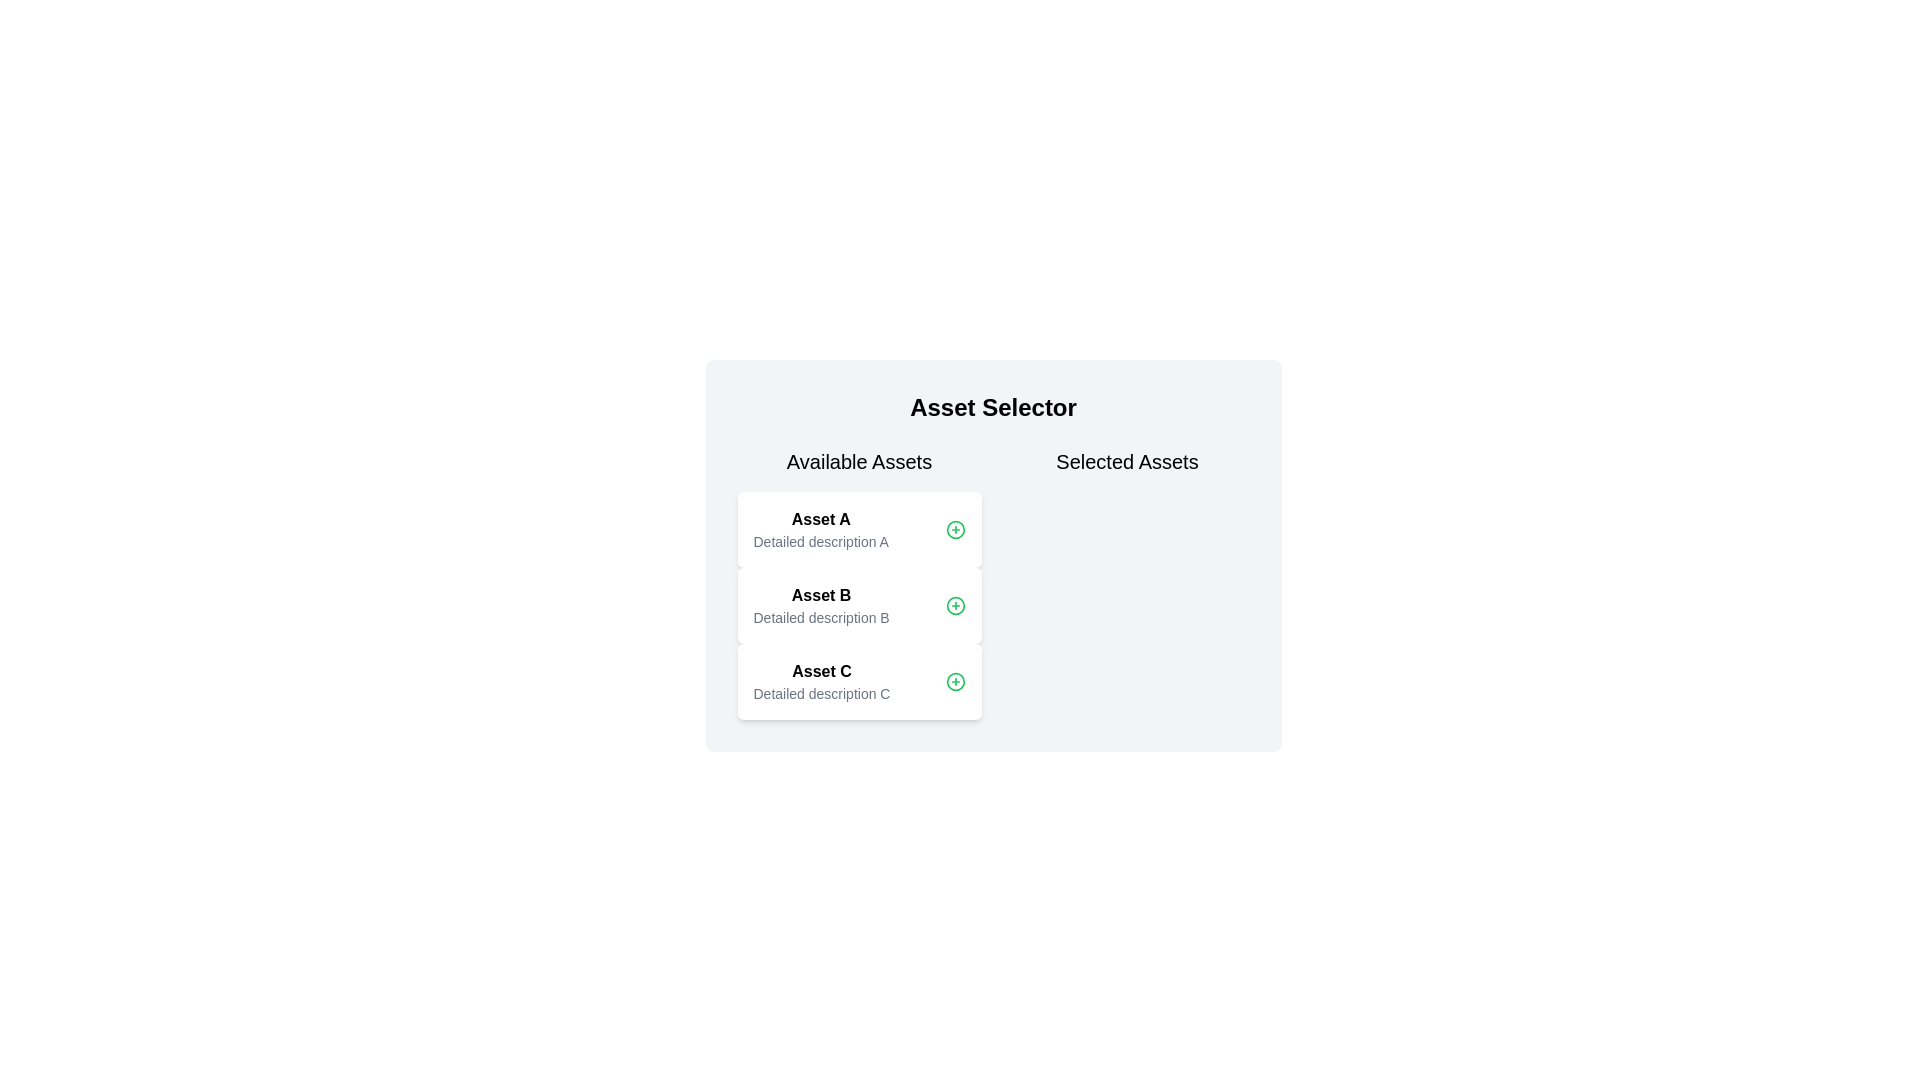 This screenshot has width=1920, height=1080. I want to click on the decorative graphical element within the circular plus icon located to the right of the 'Asset B' entry in the 'Available Assets' column of the 'Asset Selector', so click(954, 681).